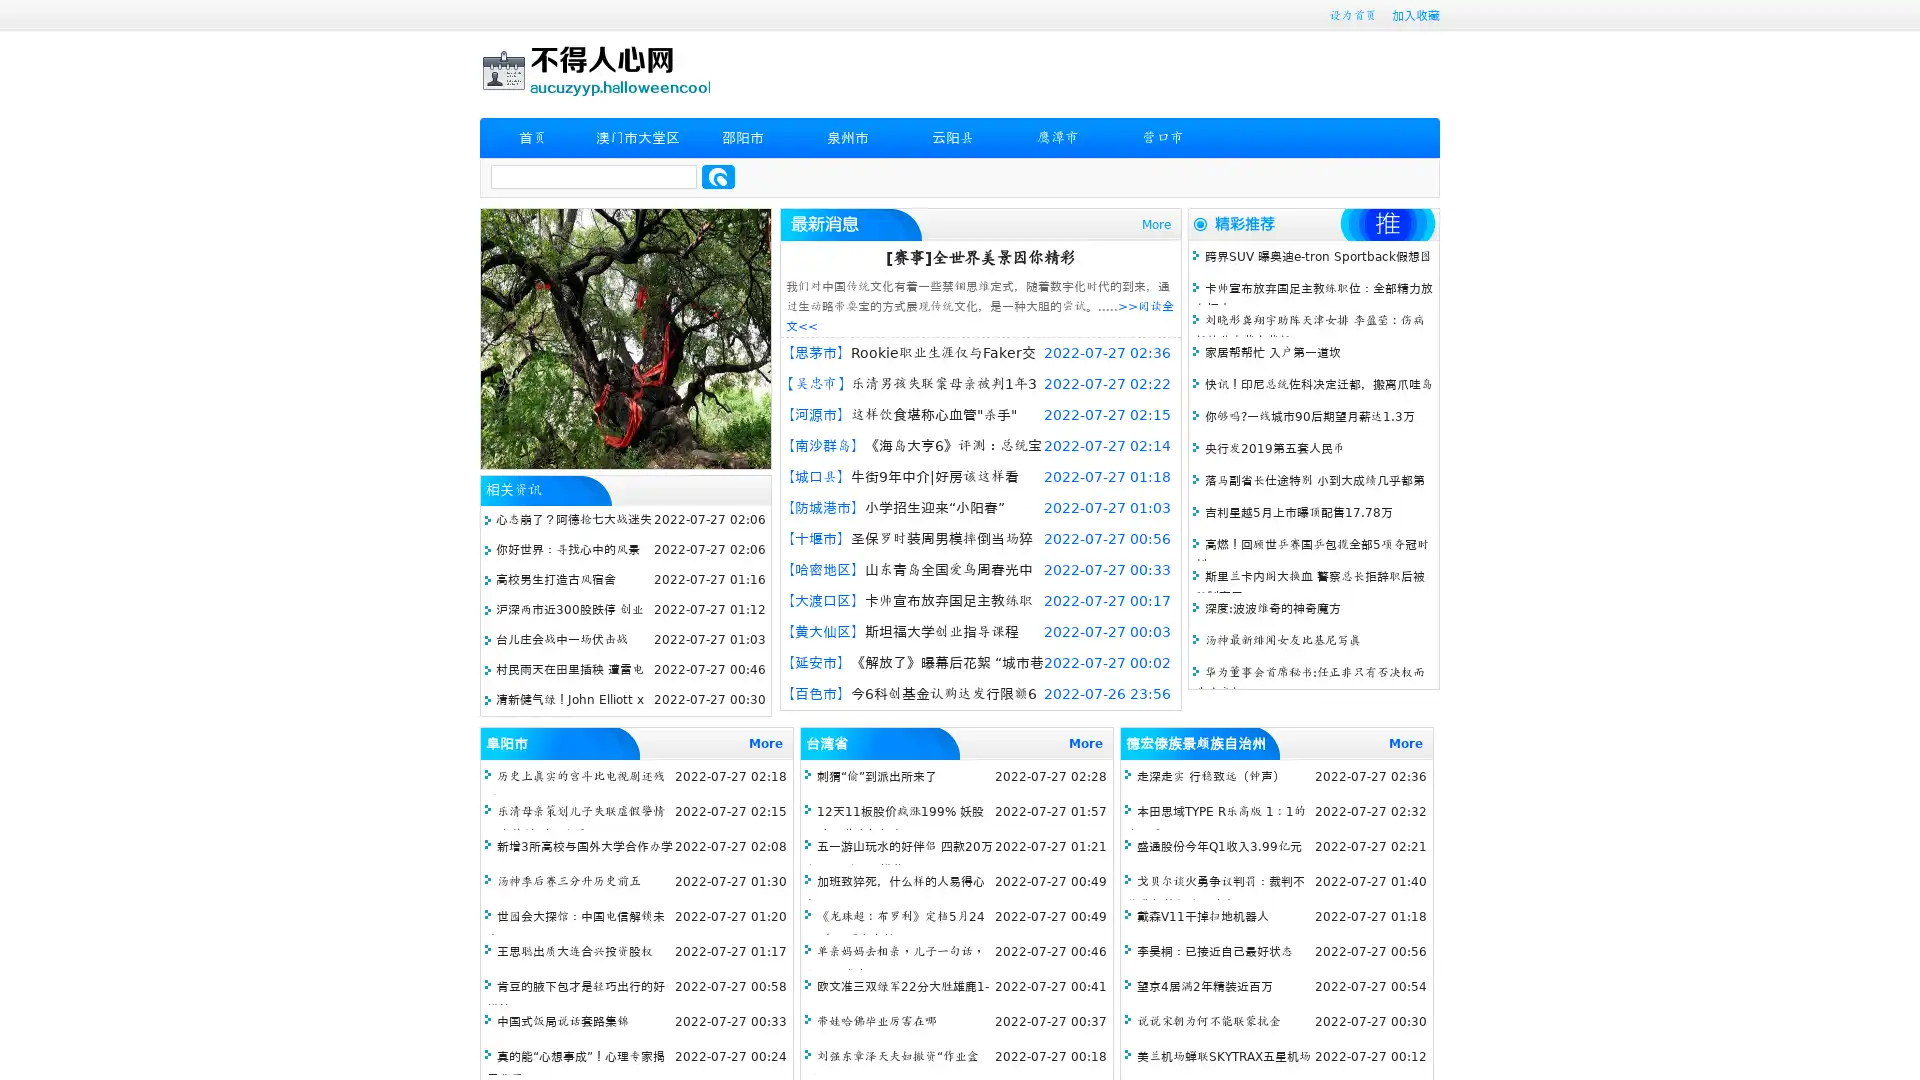 The height and width of the screenshot is (1080, 1920). What do you see at coordinates (718, 176) in the screenshot?
I see `Search` at bounding box center [718, 176].